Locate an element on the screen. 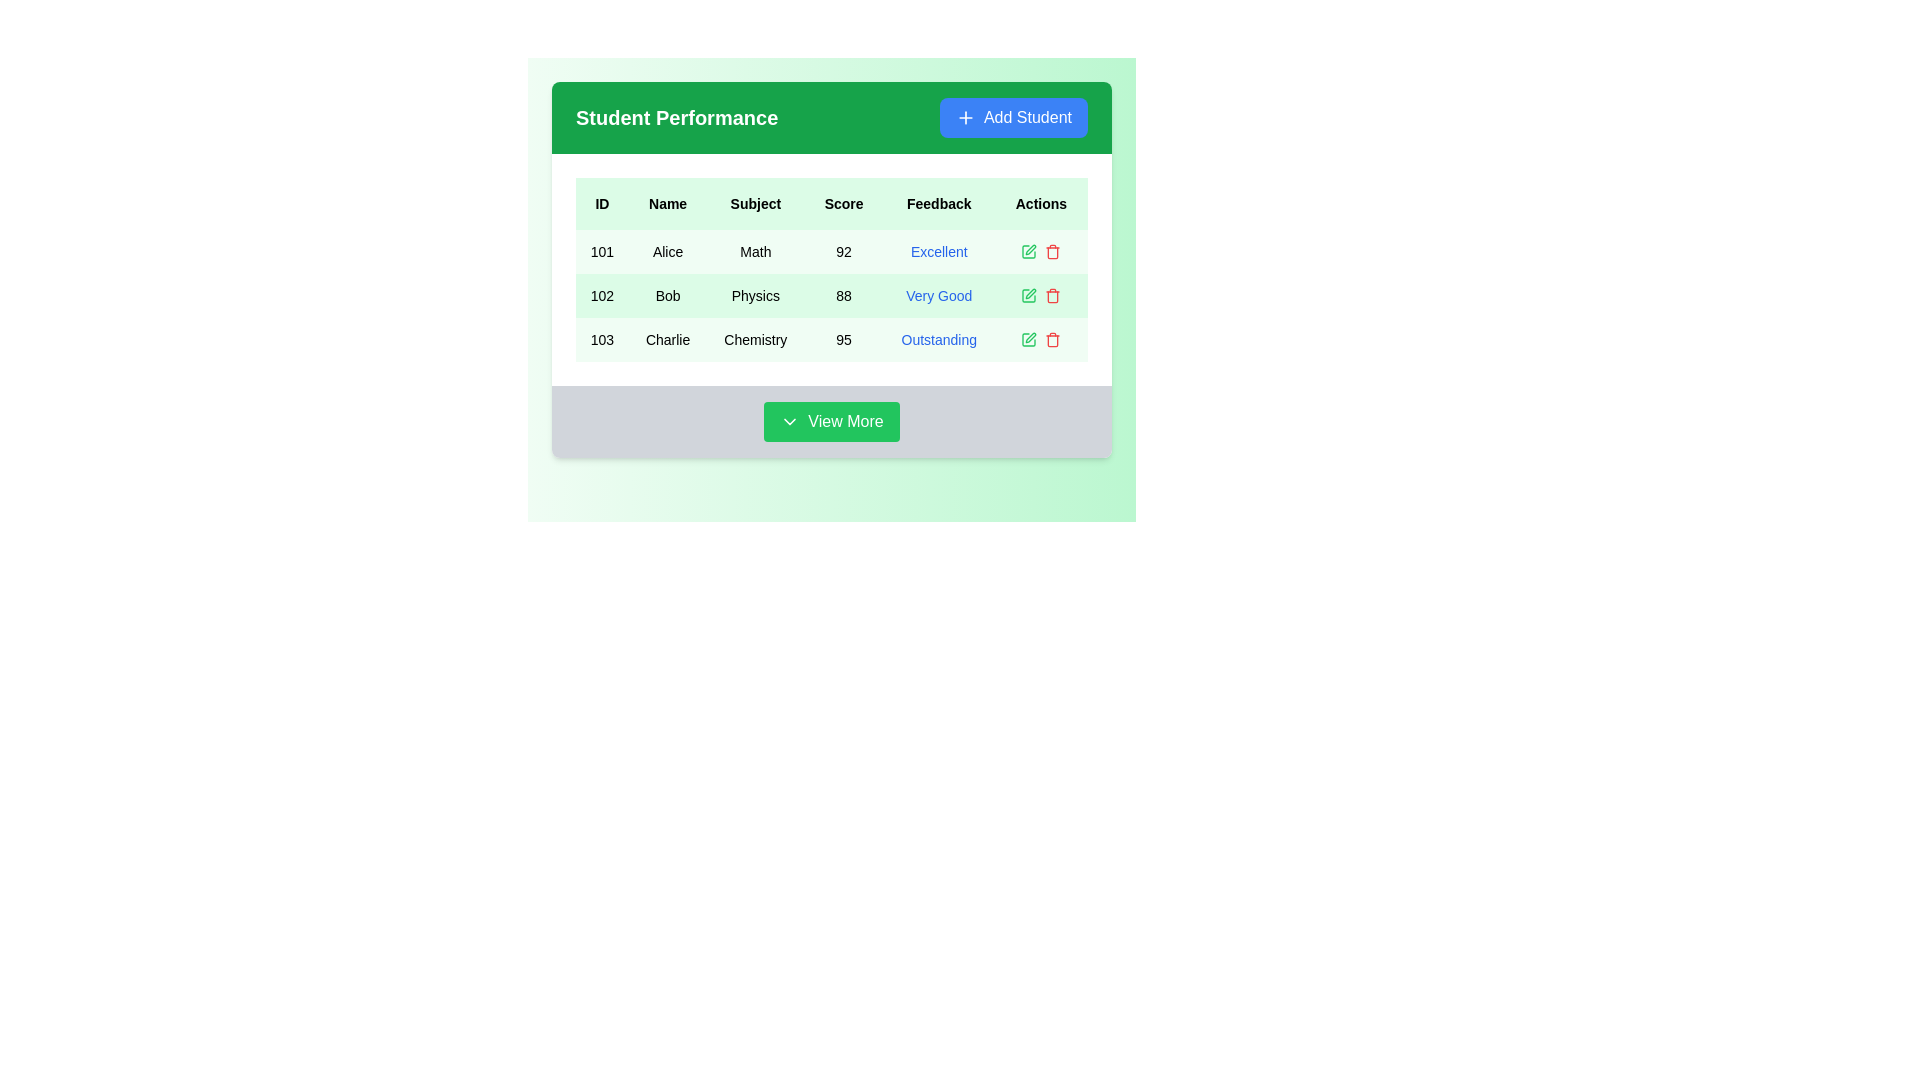 The width and height of the screenshot is (1920, 1080). the green pencil icon in the Icon Group located in the Actions column for the student Alice is located at coordinates (1040, 250).